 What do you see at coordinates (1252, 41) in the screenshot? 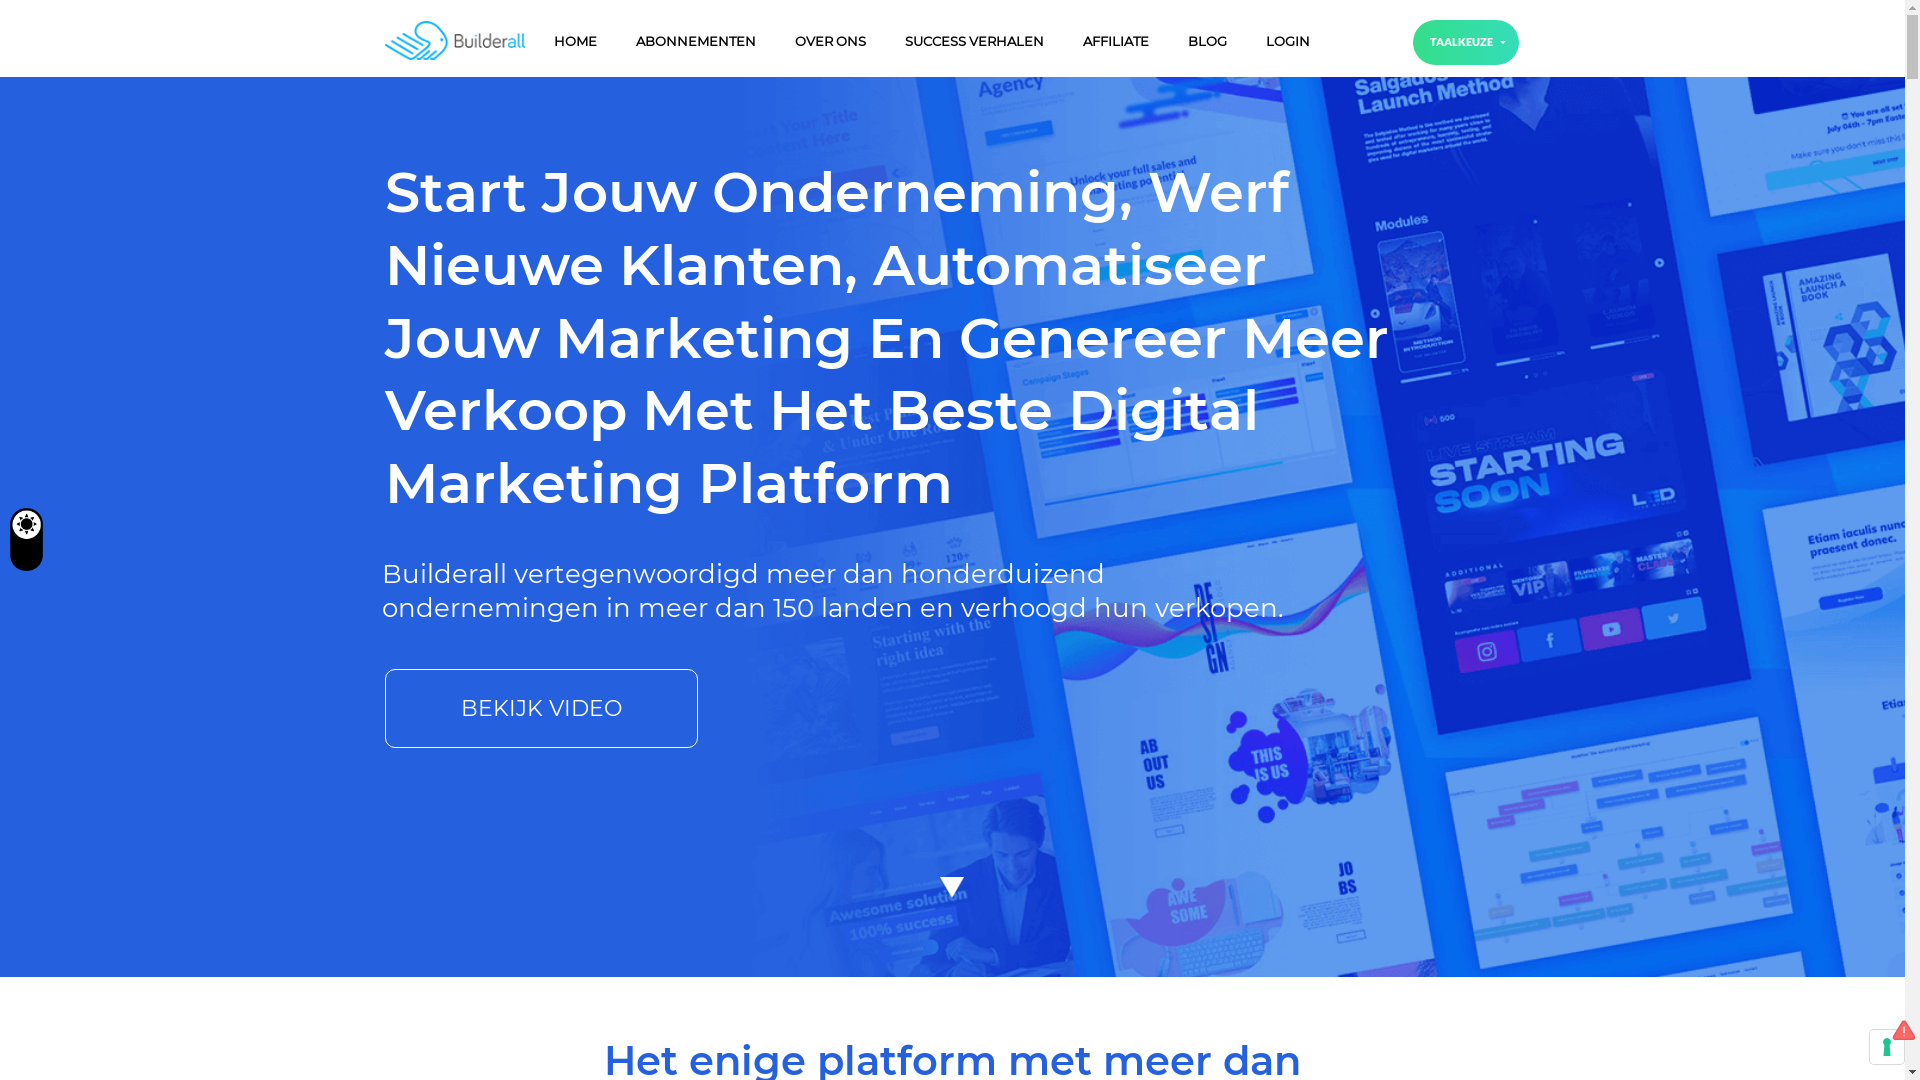
I see `'LOGIN'` at bounding box center [1252, 41].